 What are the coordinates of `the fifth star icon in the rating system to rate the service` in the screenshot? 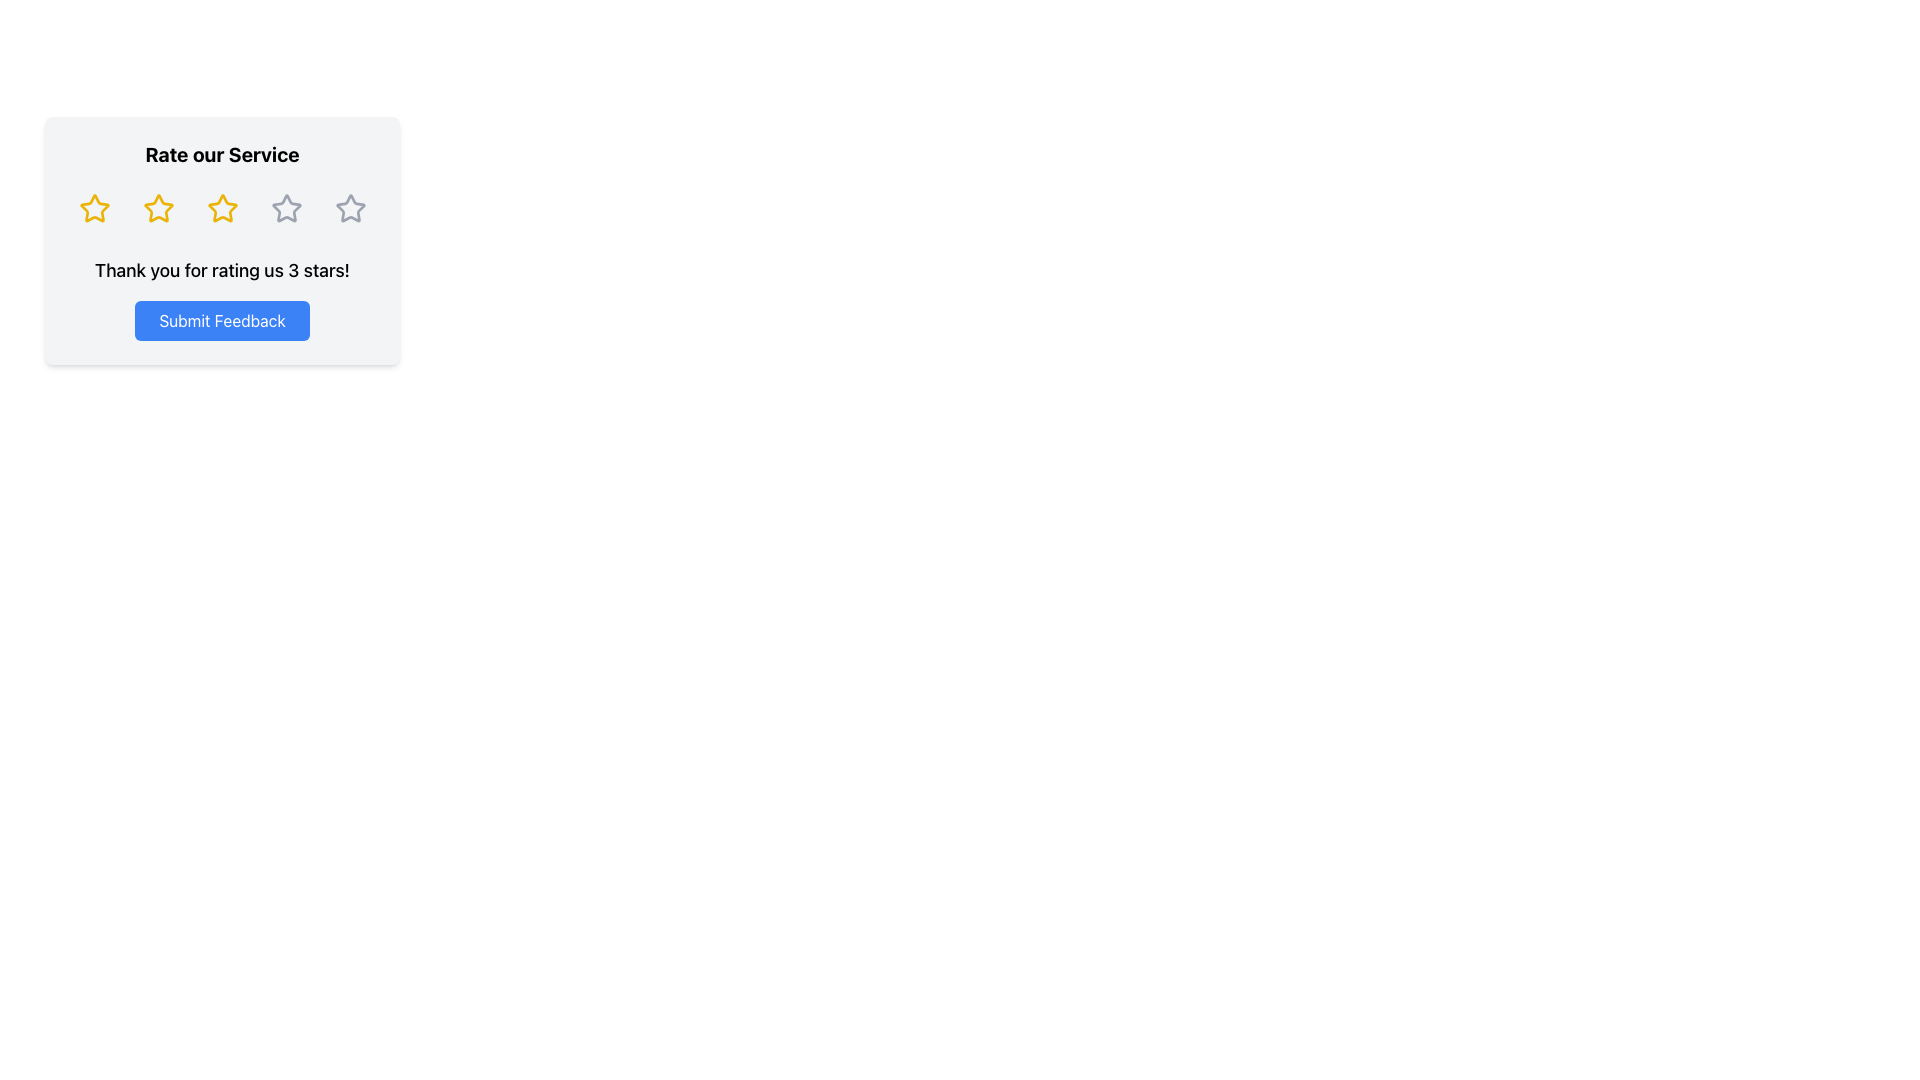 It's located at (350, 208).